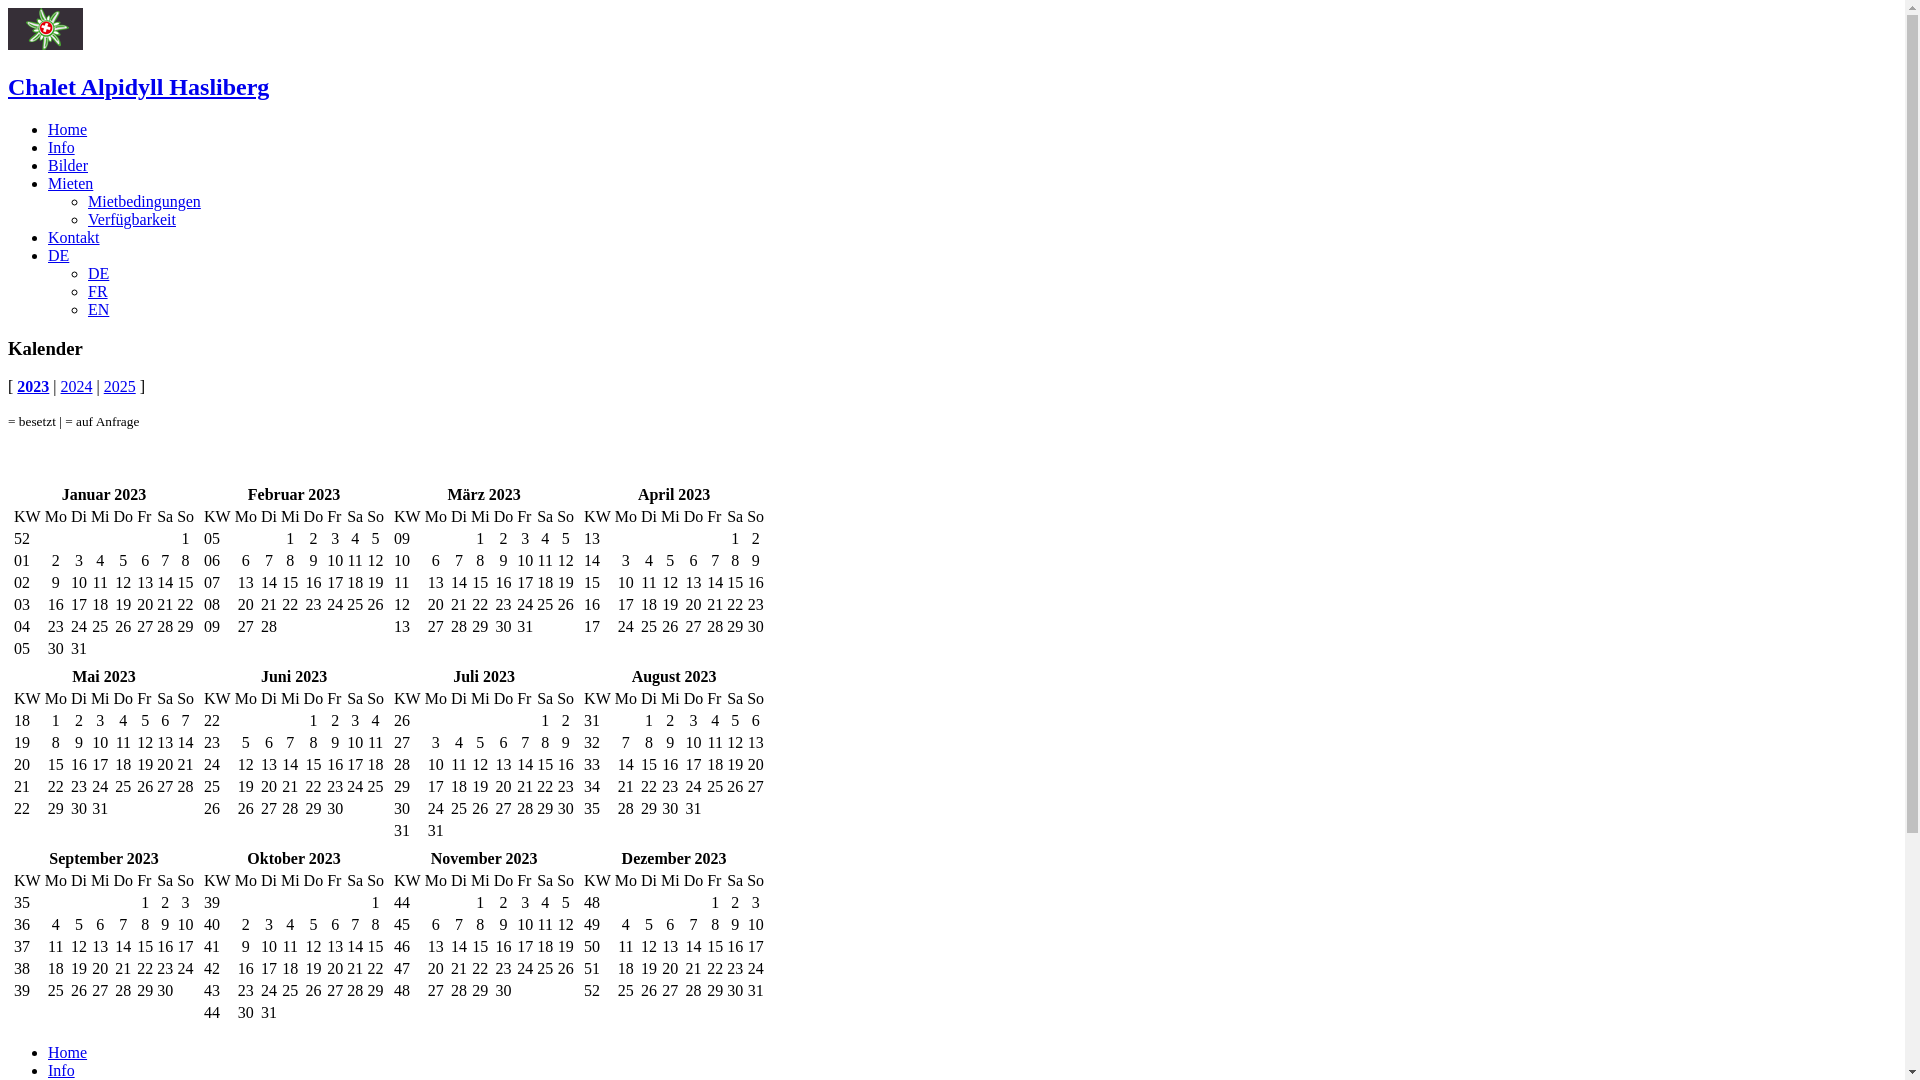 This screenshot has width=1920, height=1080. I want to click on 'DE', so click(48, 254).